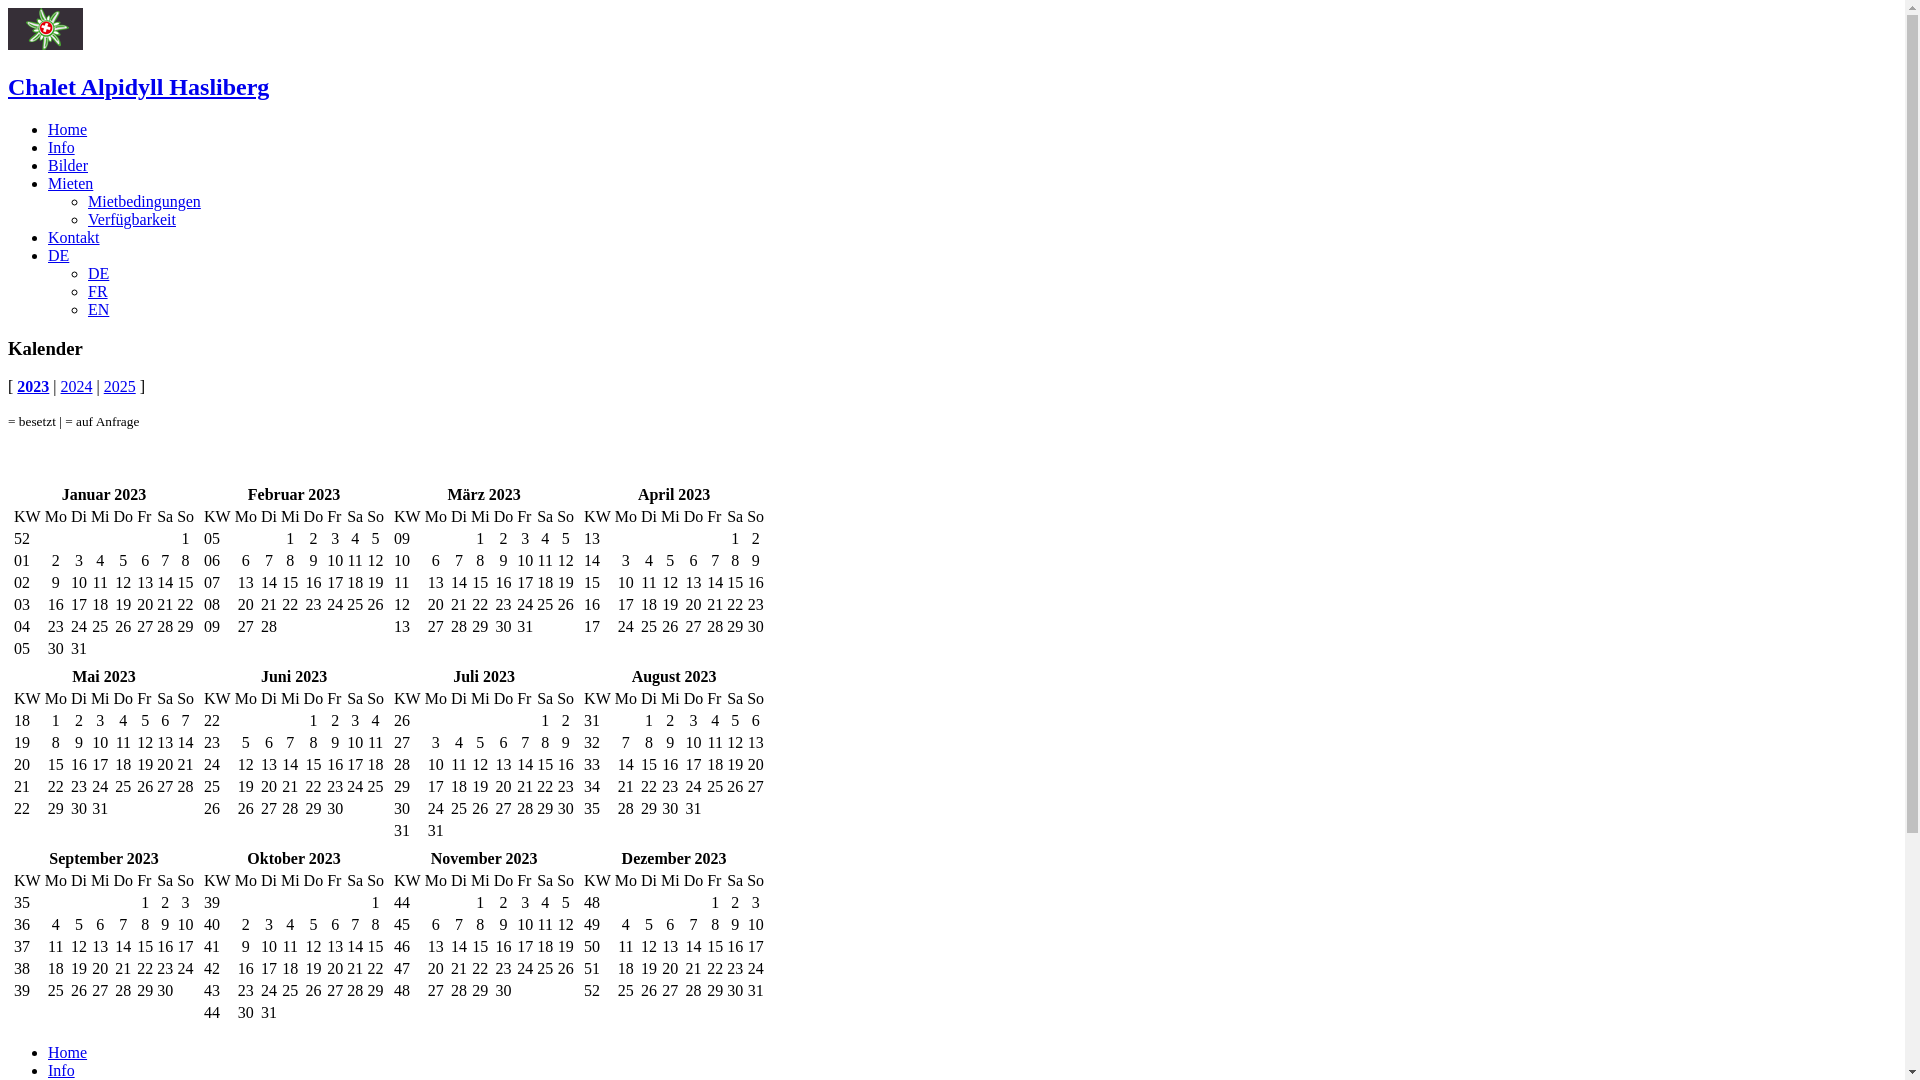 This screenshot has width=1920, height=1080. I want to click on 'DE', so click(48, 254).